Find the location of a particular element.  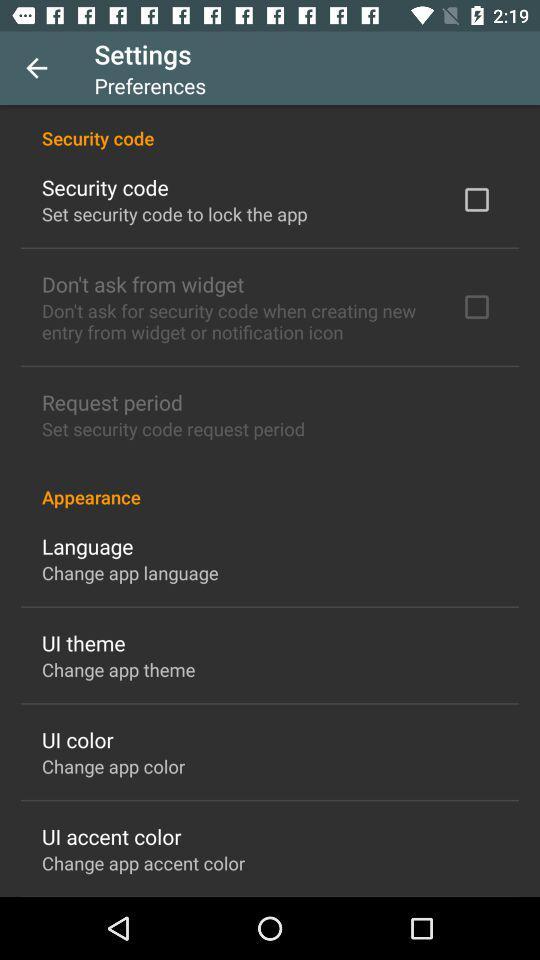

the item above security code is located at coordinates (36, 68).